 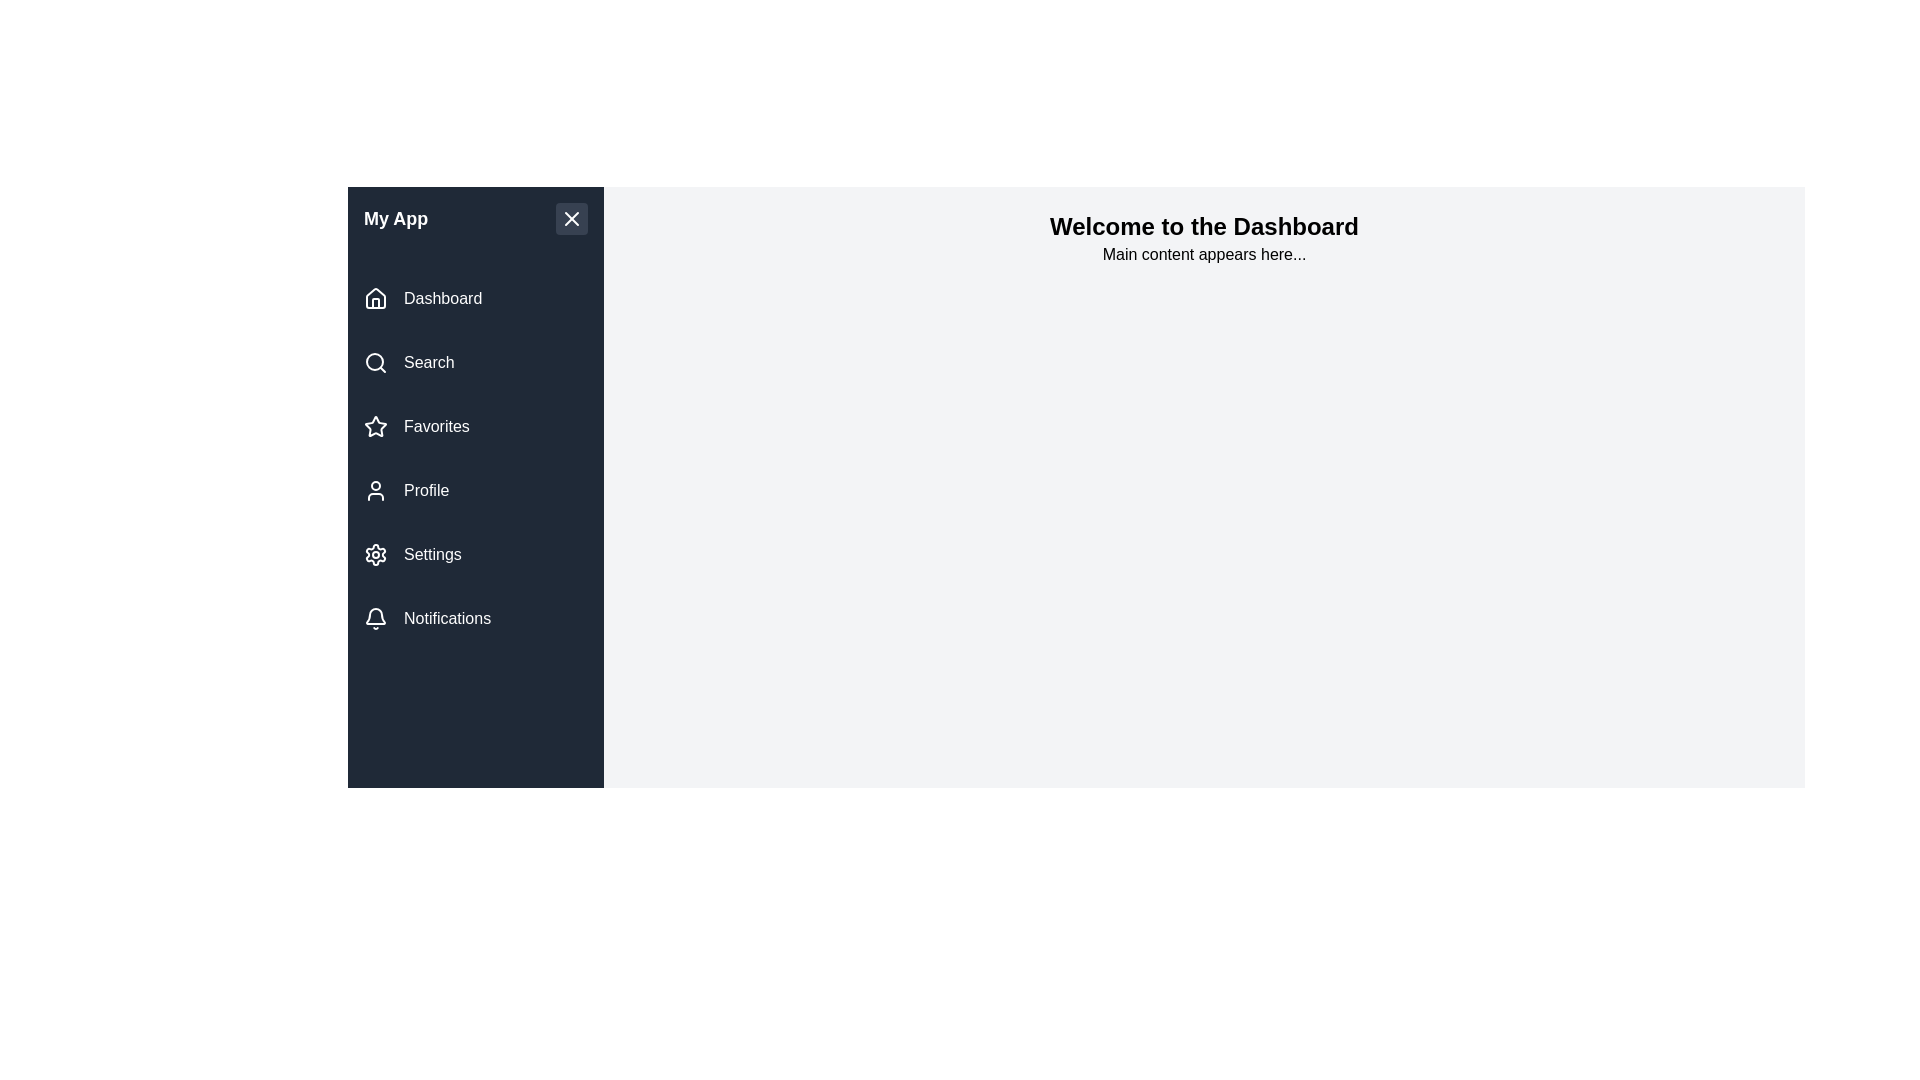 What do you see at coordinates (474, 362) in the screenshot?
I see `the navigation item Search from the drawer` at bounding box center [474, 362].